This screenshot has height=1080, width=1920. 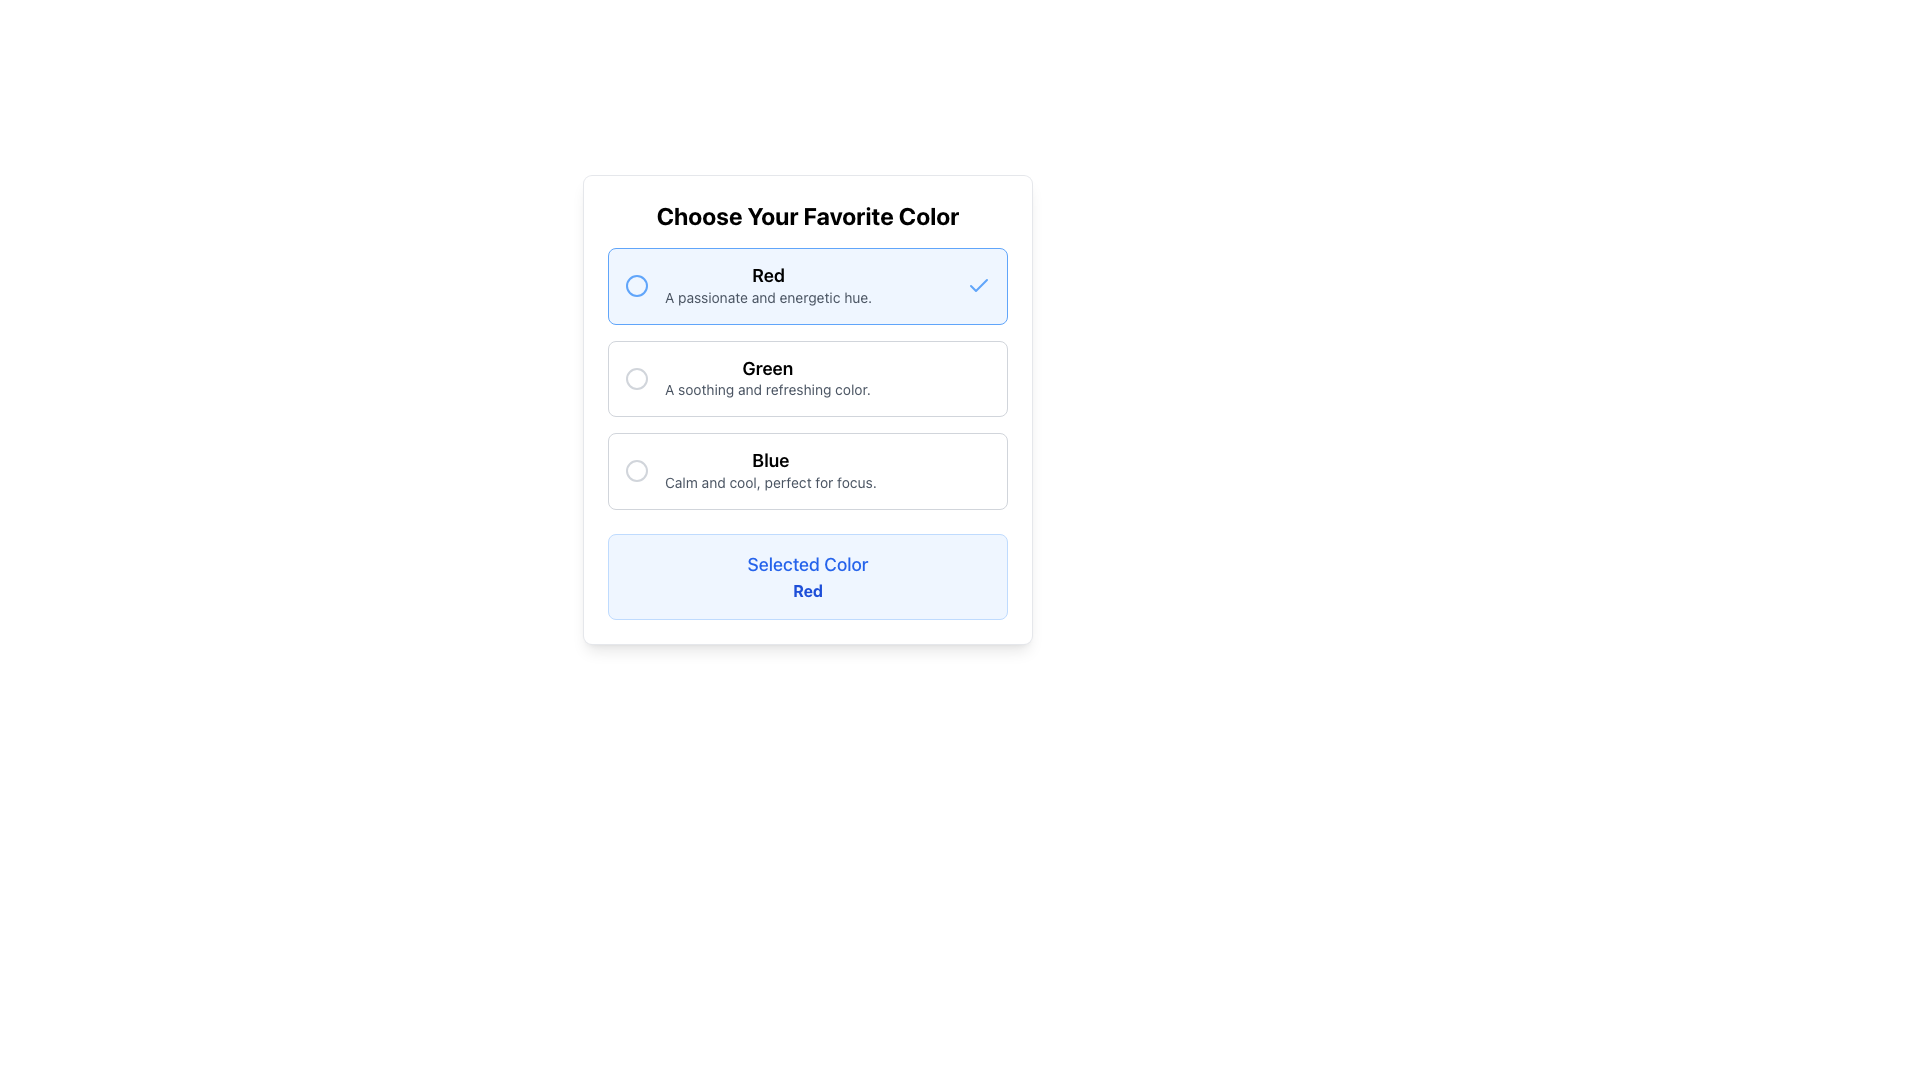 What do you see at coordinates (636, 470) in the screenshot?
I see `the SVG Circle representing the 'Blue' color option in the selectable list of favorite colors` at bounding box center [636, 470].